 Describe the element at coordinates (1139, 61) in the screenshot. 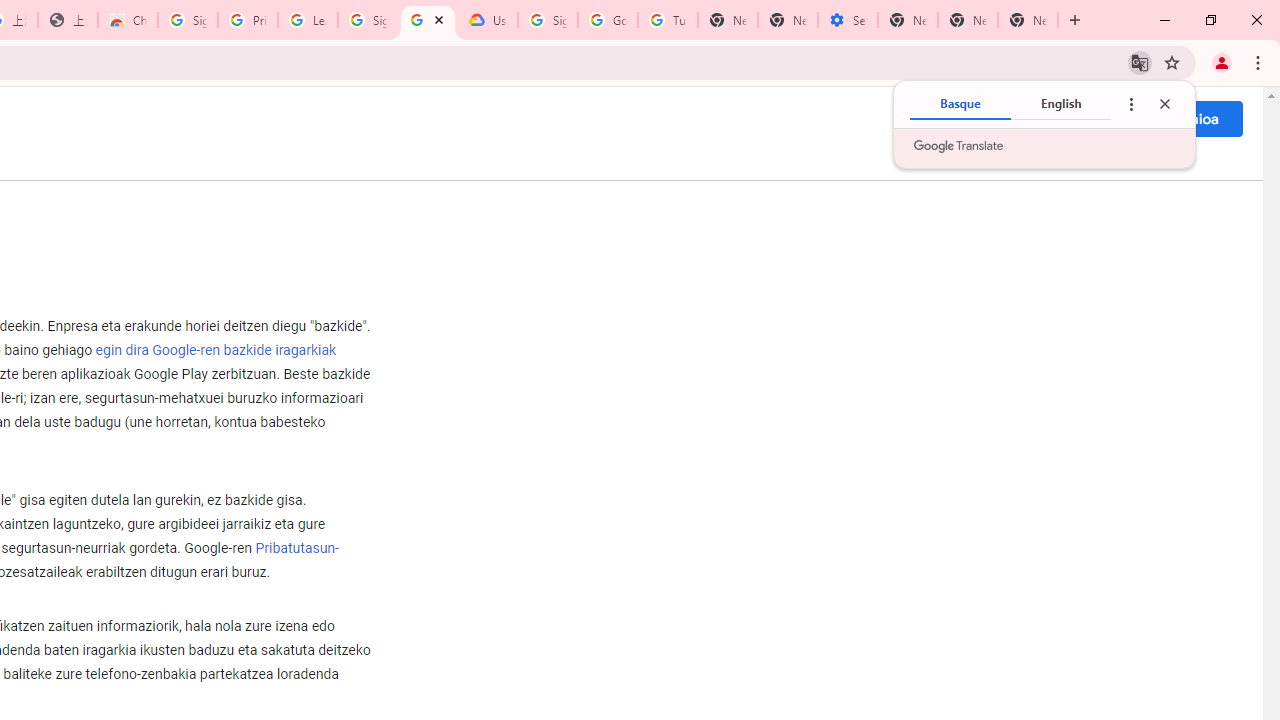

I see `'Translate this page'` at that location.